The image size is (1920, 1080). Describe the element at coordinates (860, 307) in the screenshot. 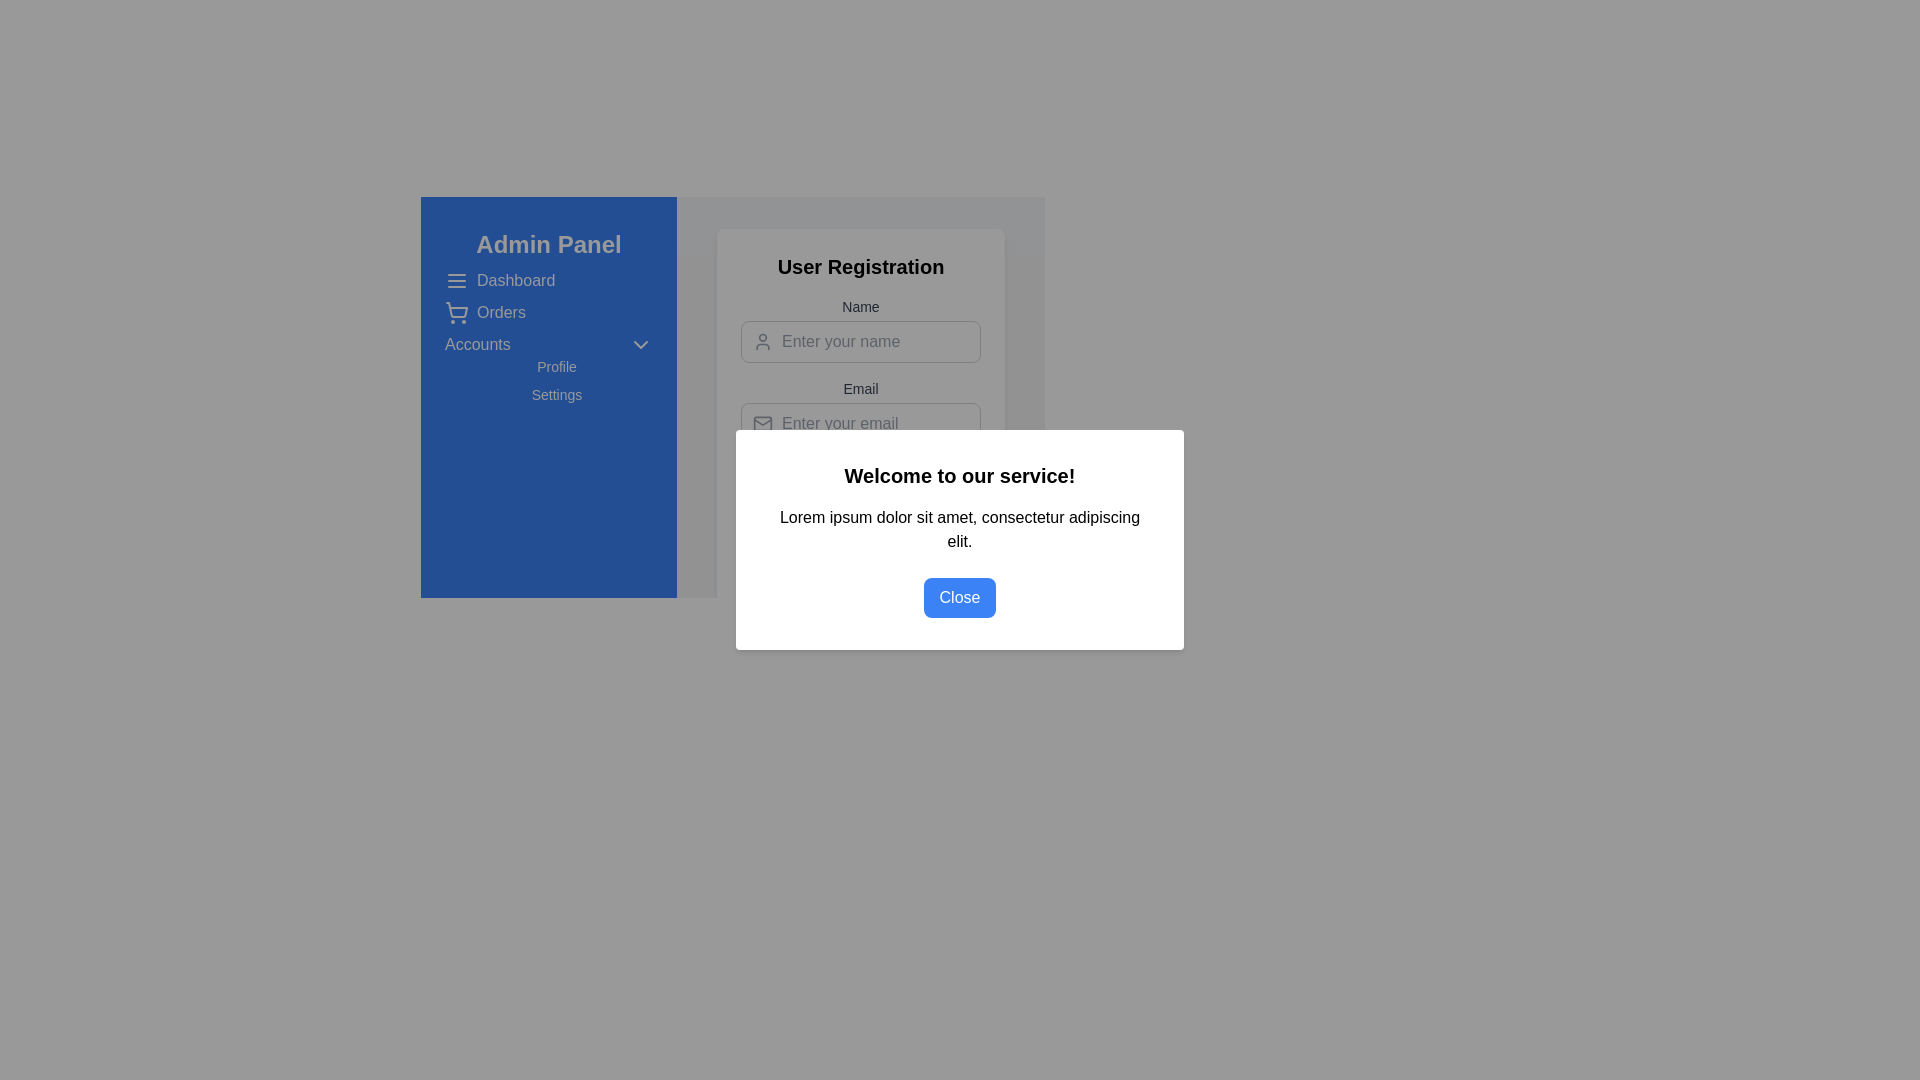

I see `the label that identifies the user's name input field in the top-center portion of the user registration form` at that location.